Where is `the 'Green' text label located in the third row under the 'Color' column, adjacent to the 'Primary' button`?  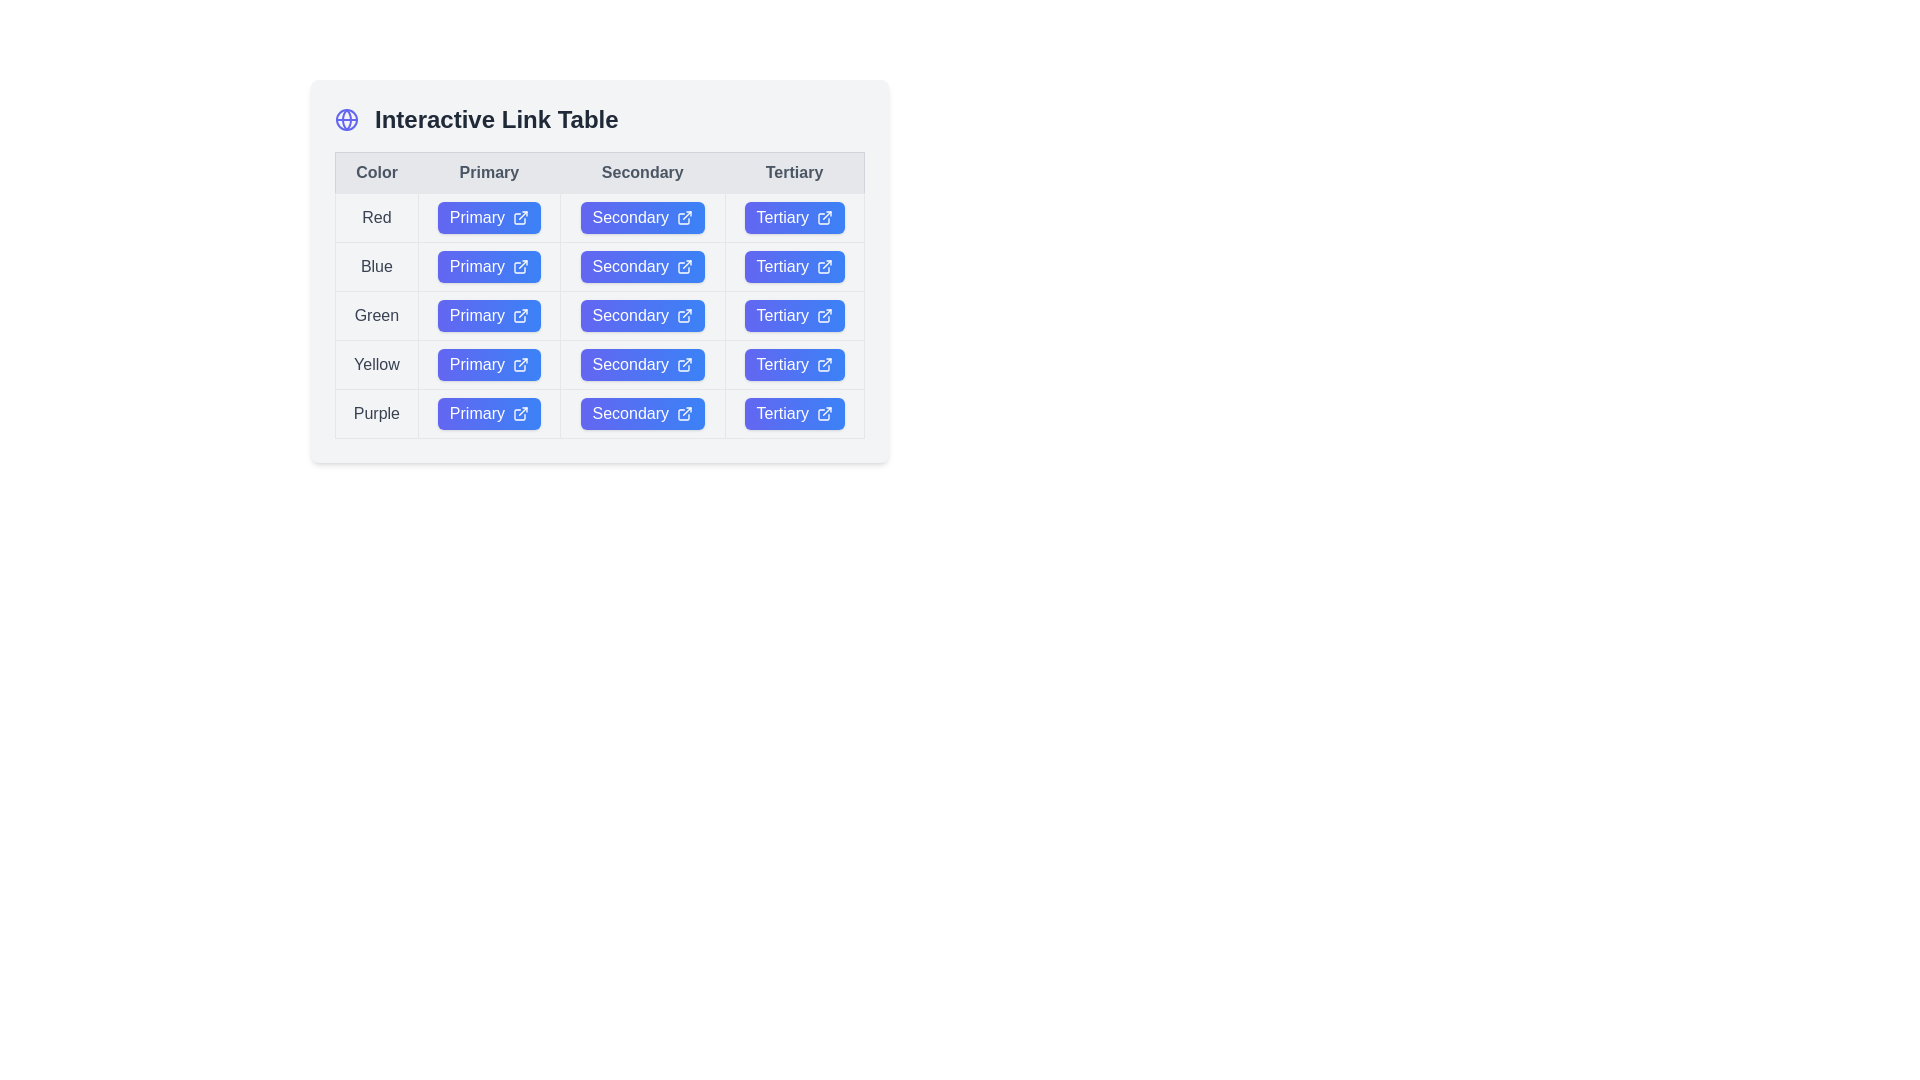
the 'Green' text label located in the third row under the 'Color' column, adjacent to the 'Primary' button is located at coordinates (376, 315).